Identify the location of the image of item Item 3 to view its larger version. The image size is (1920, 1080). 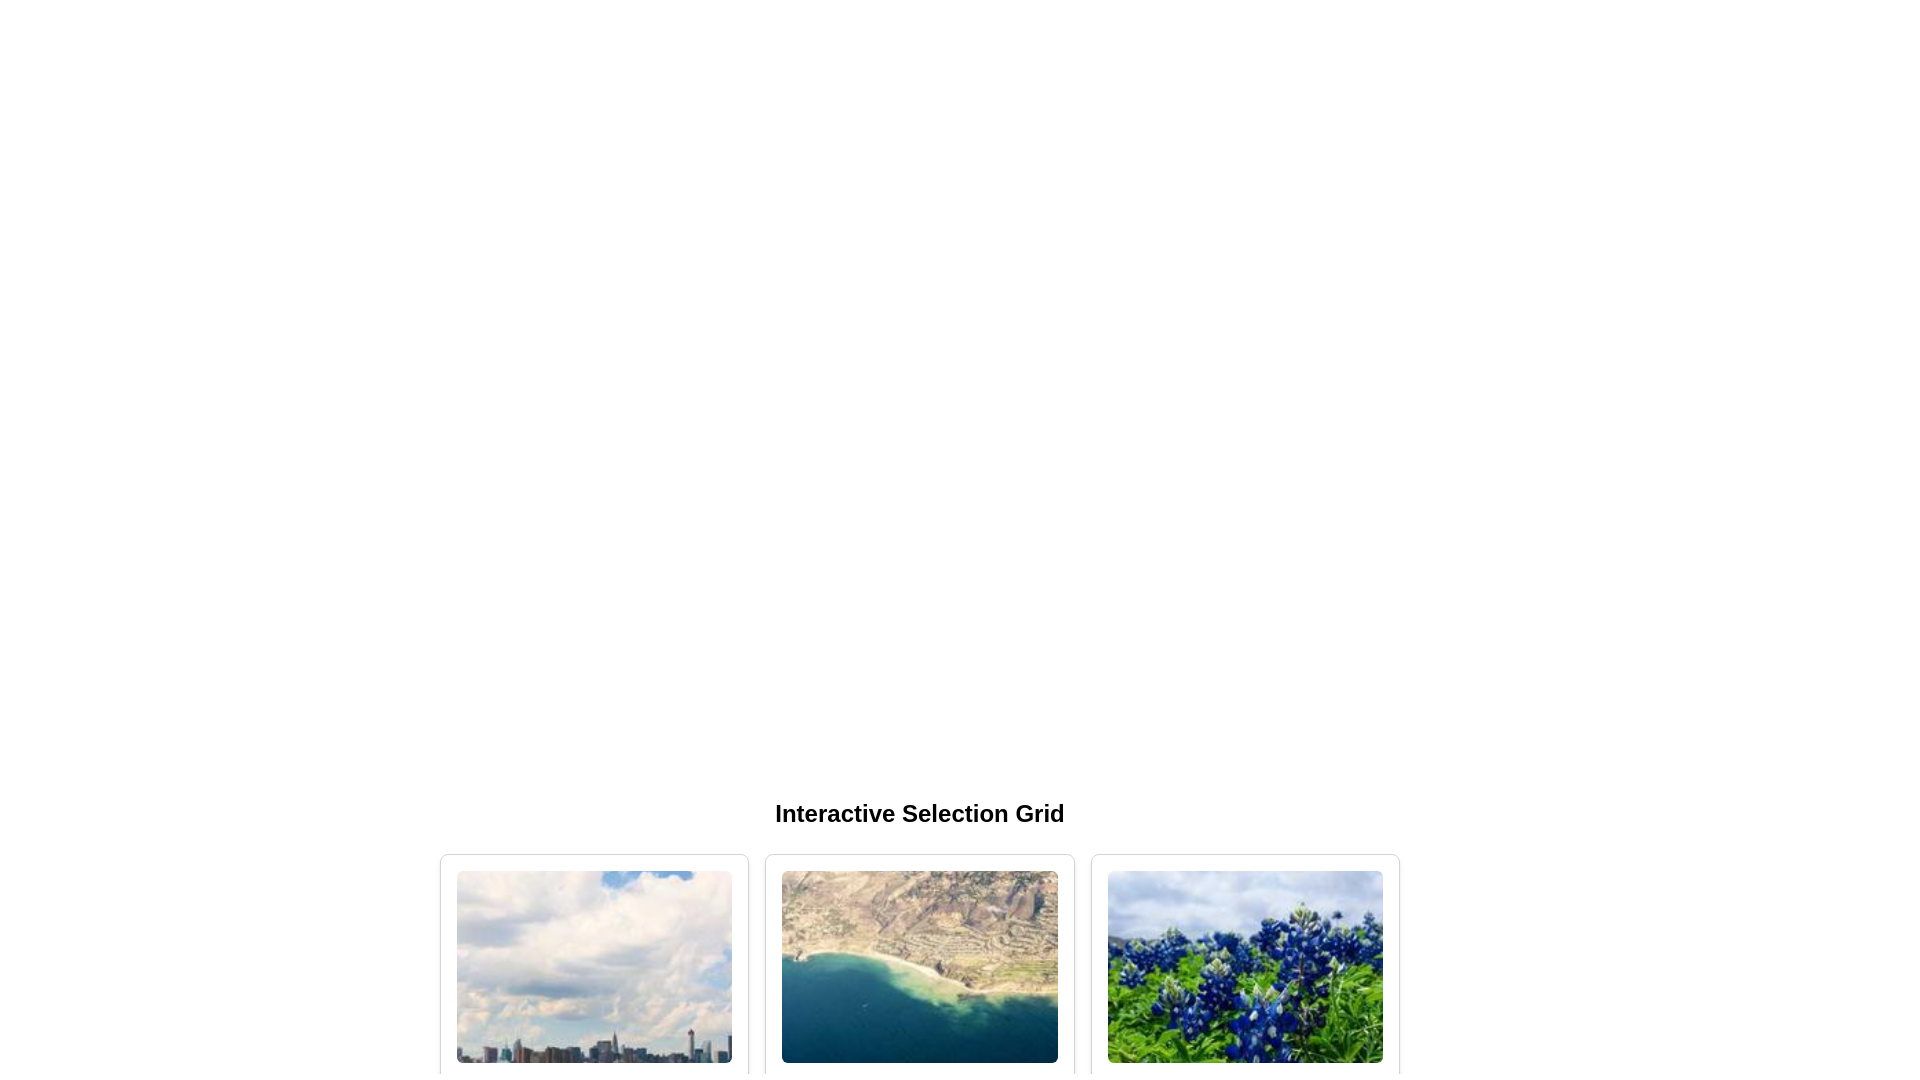
(1244, 966).